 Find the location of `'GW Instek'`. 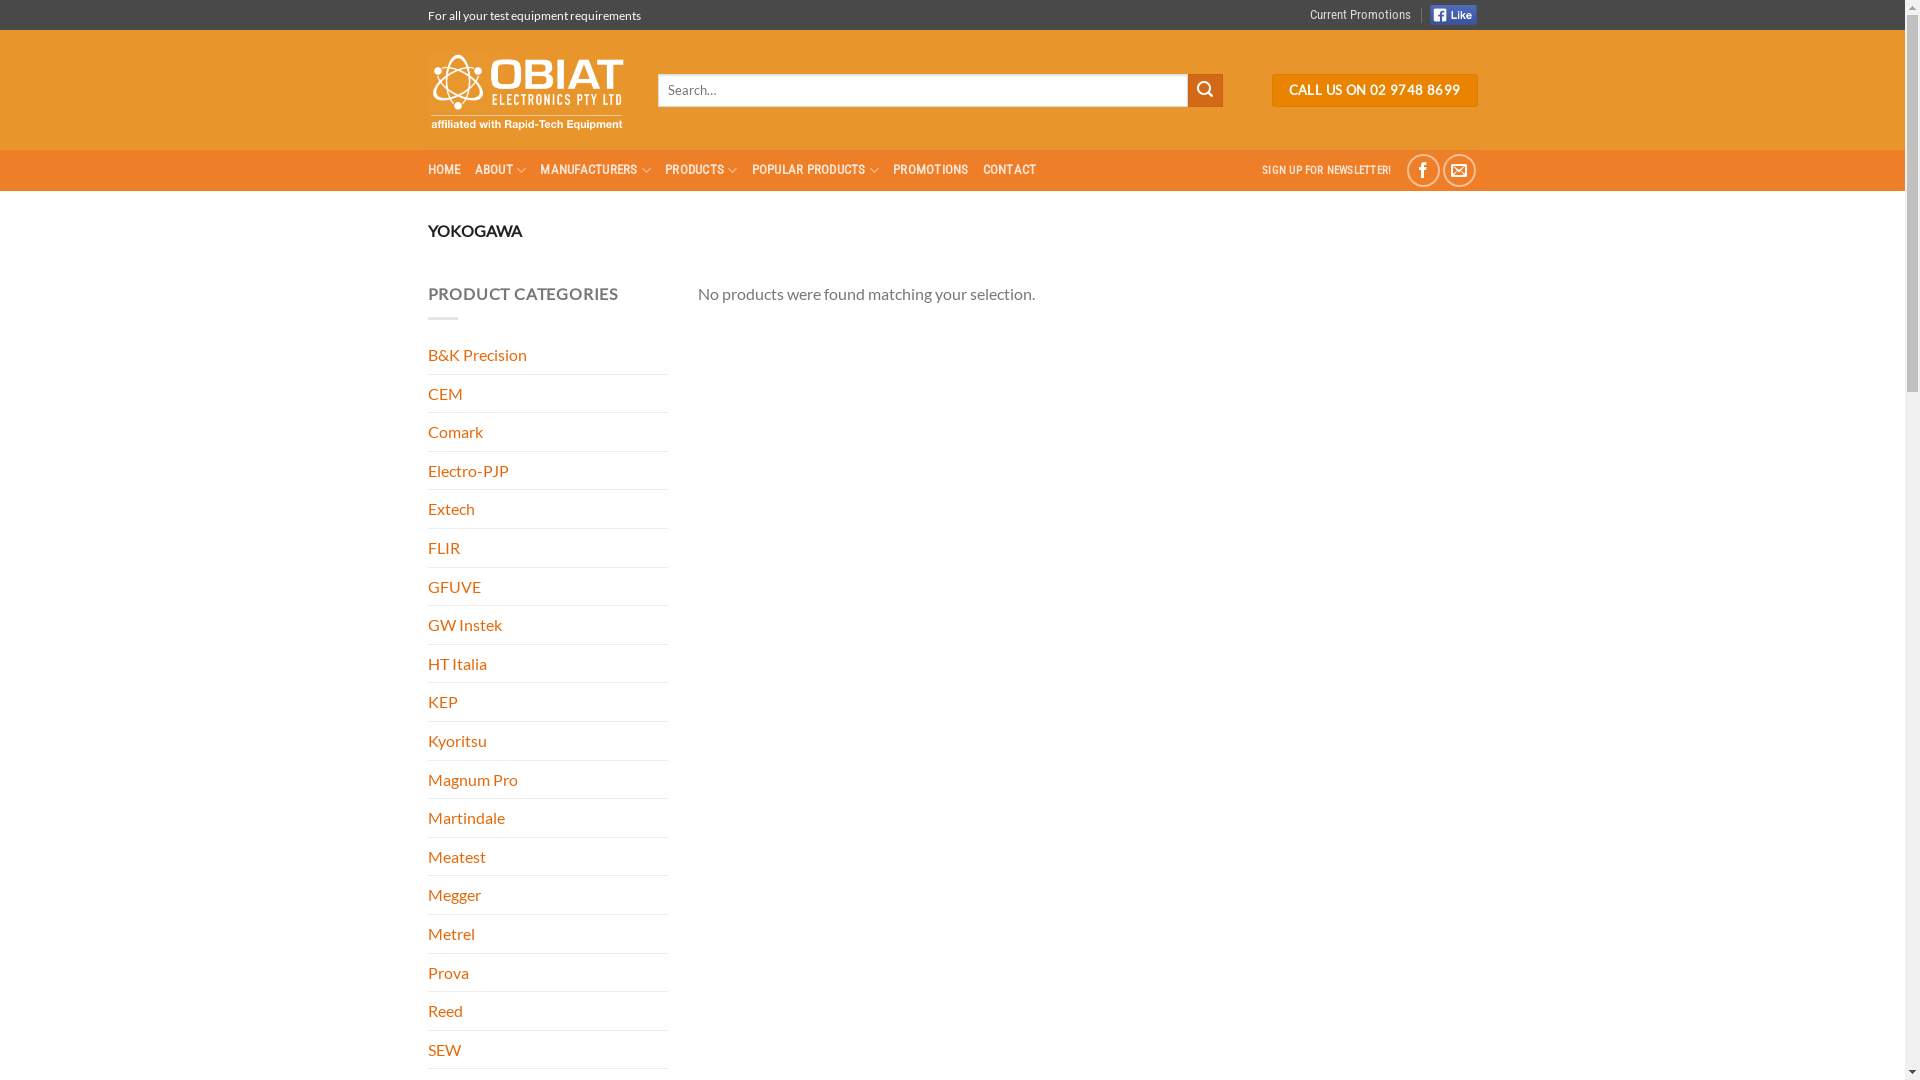

'GW Instek' is located at coordinates (547, 623).